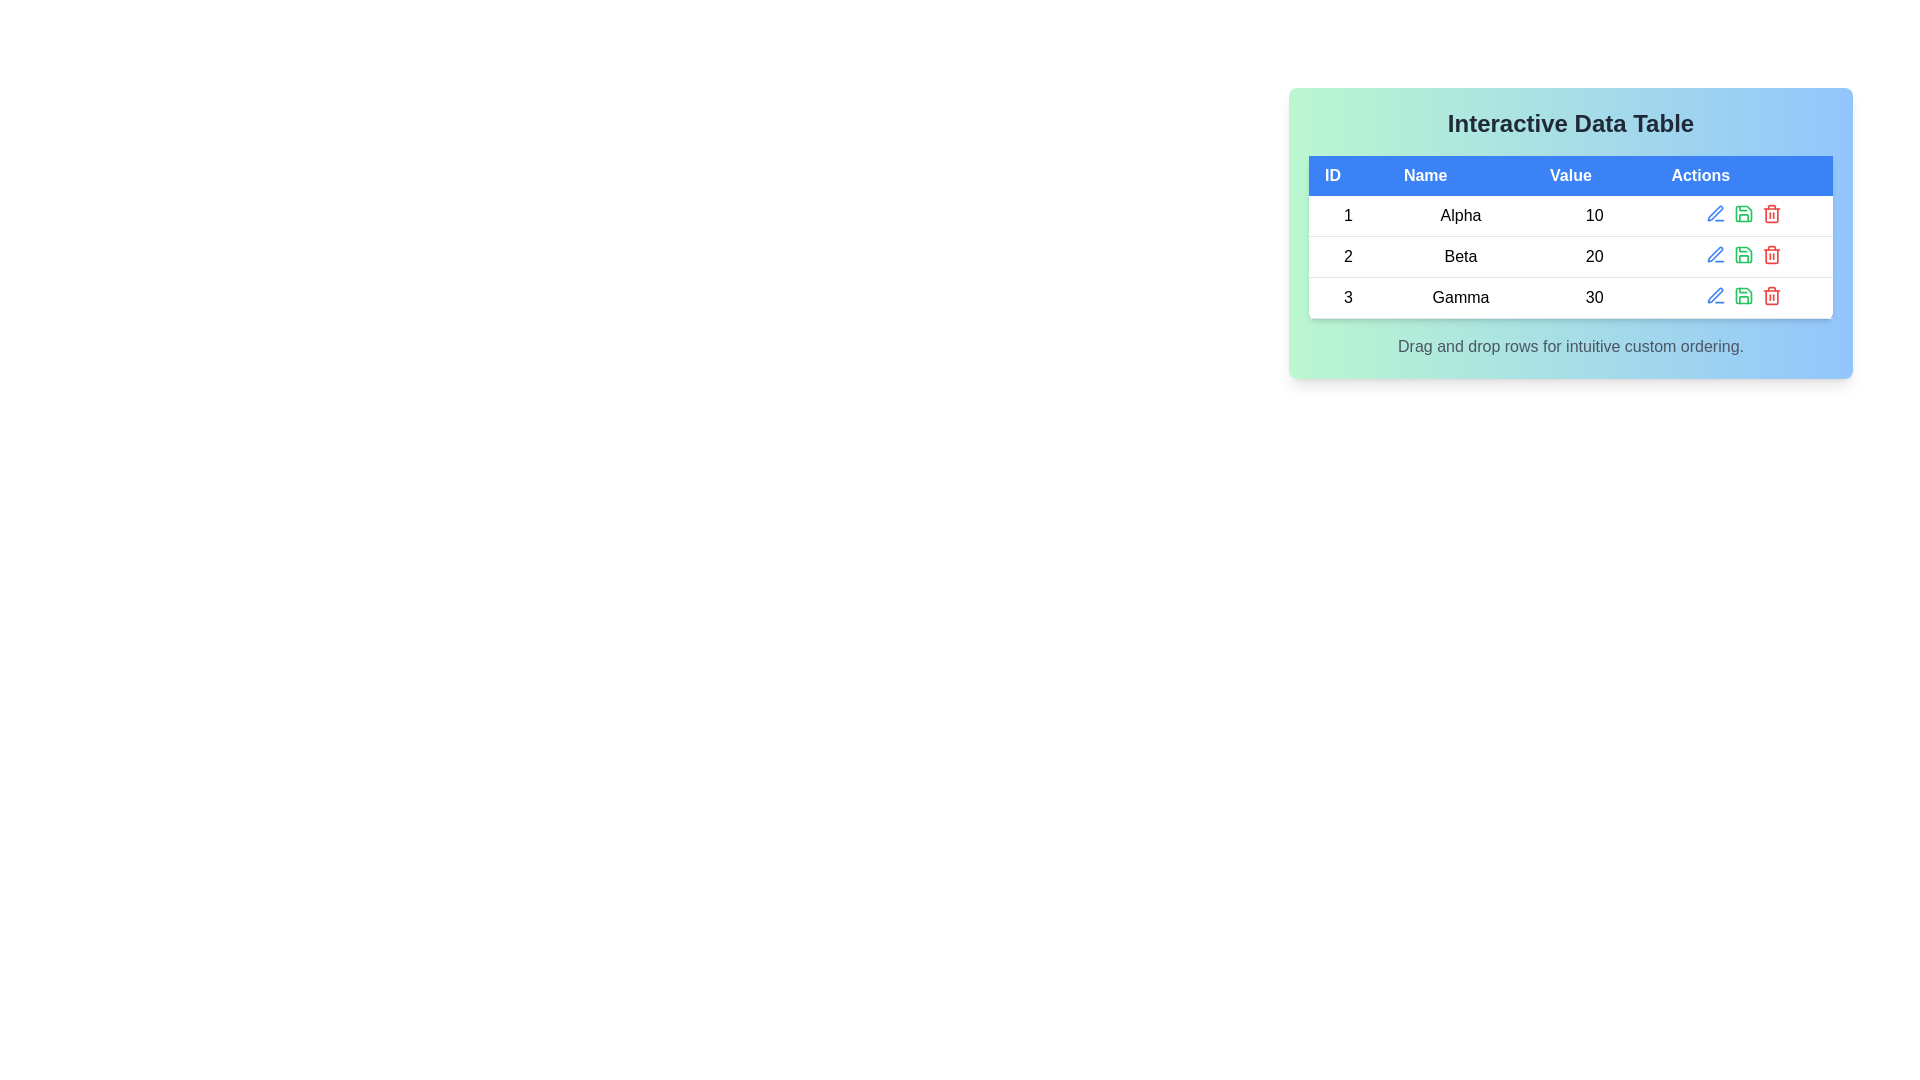 The image size is (1920, 1080). I want to click on the row corresponding to 2, so click(1569, 256).